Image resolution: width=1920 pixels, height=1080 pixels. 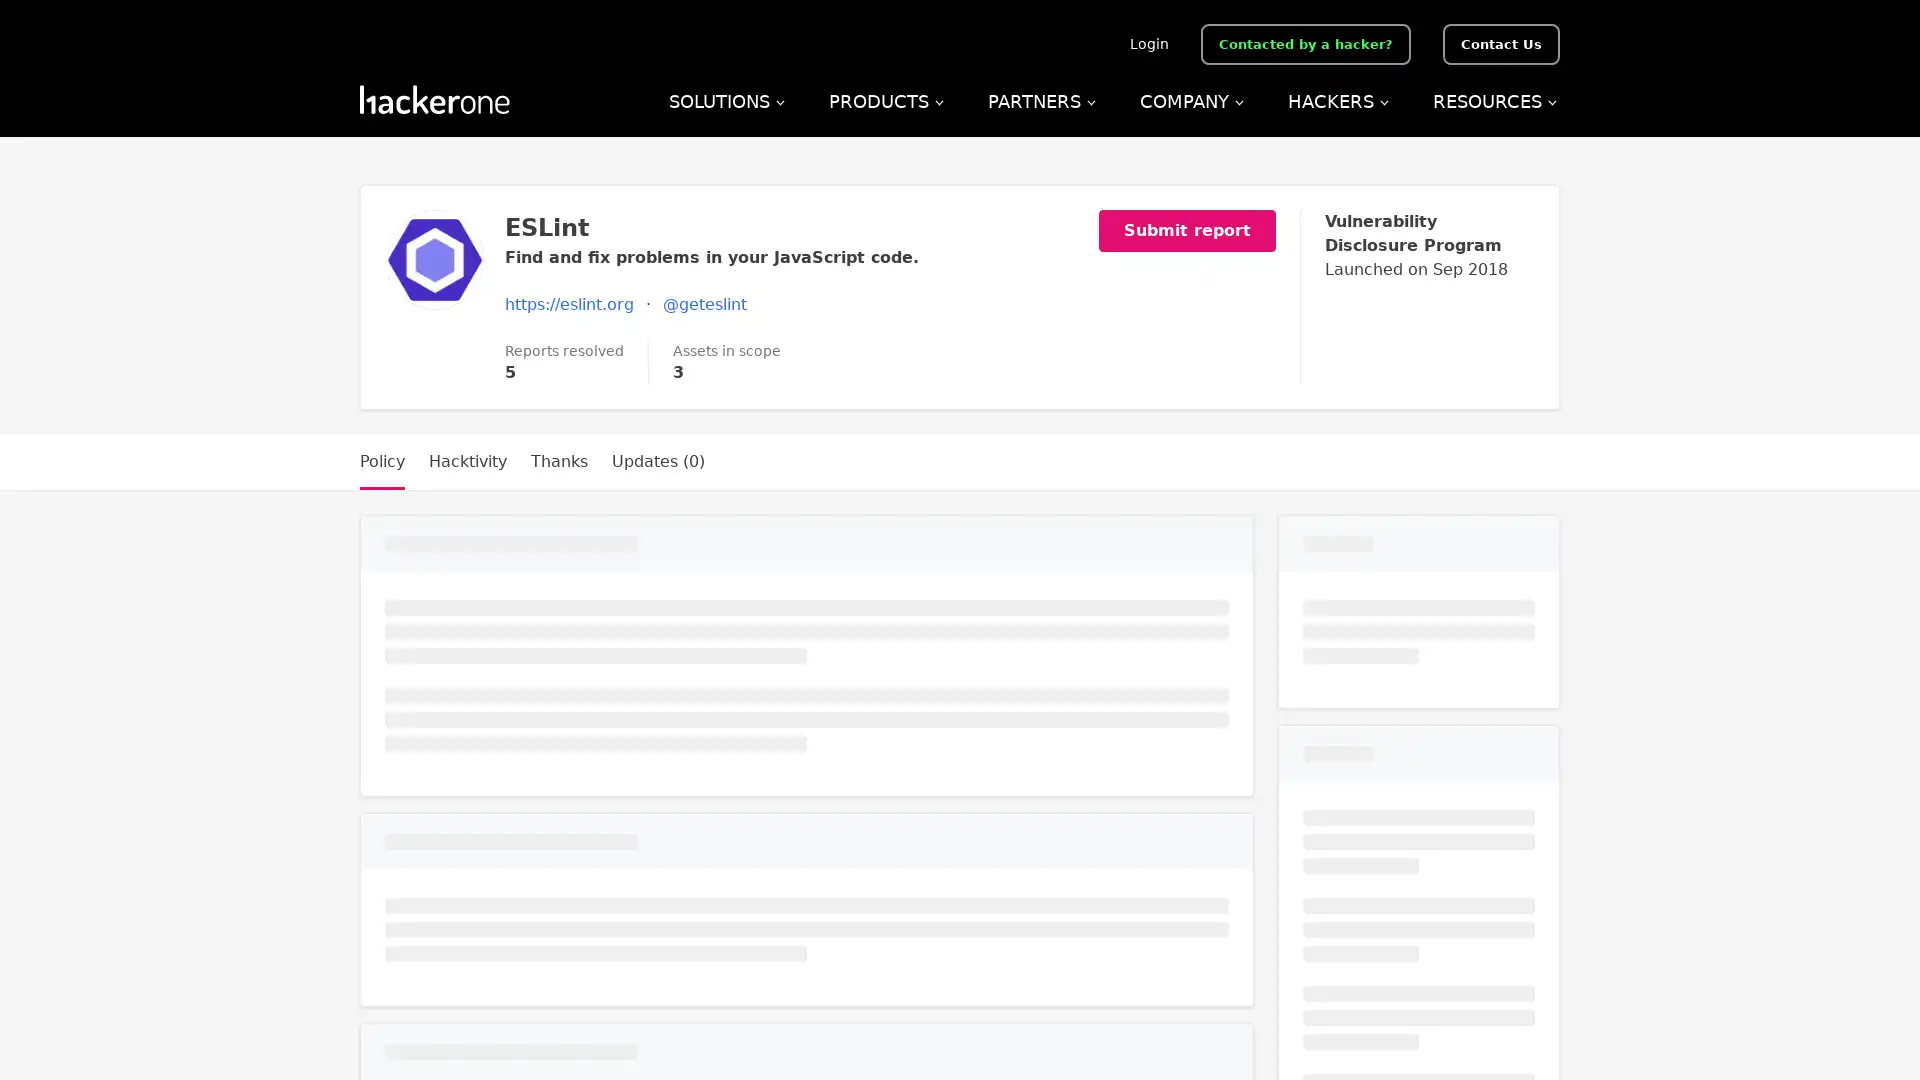 I want to click on Submit report, so click(x=1200, y=230).